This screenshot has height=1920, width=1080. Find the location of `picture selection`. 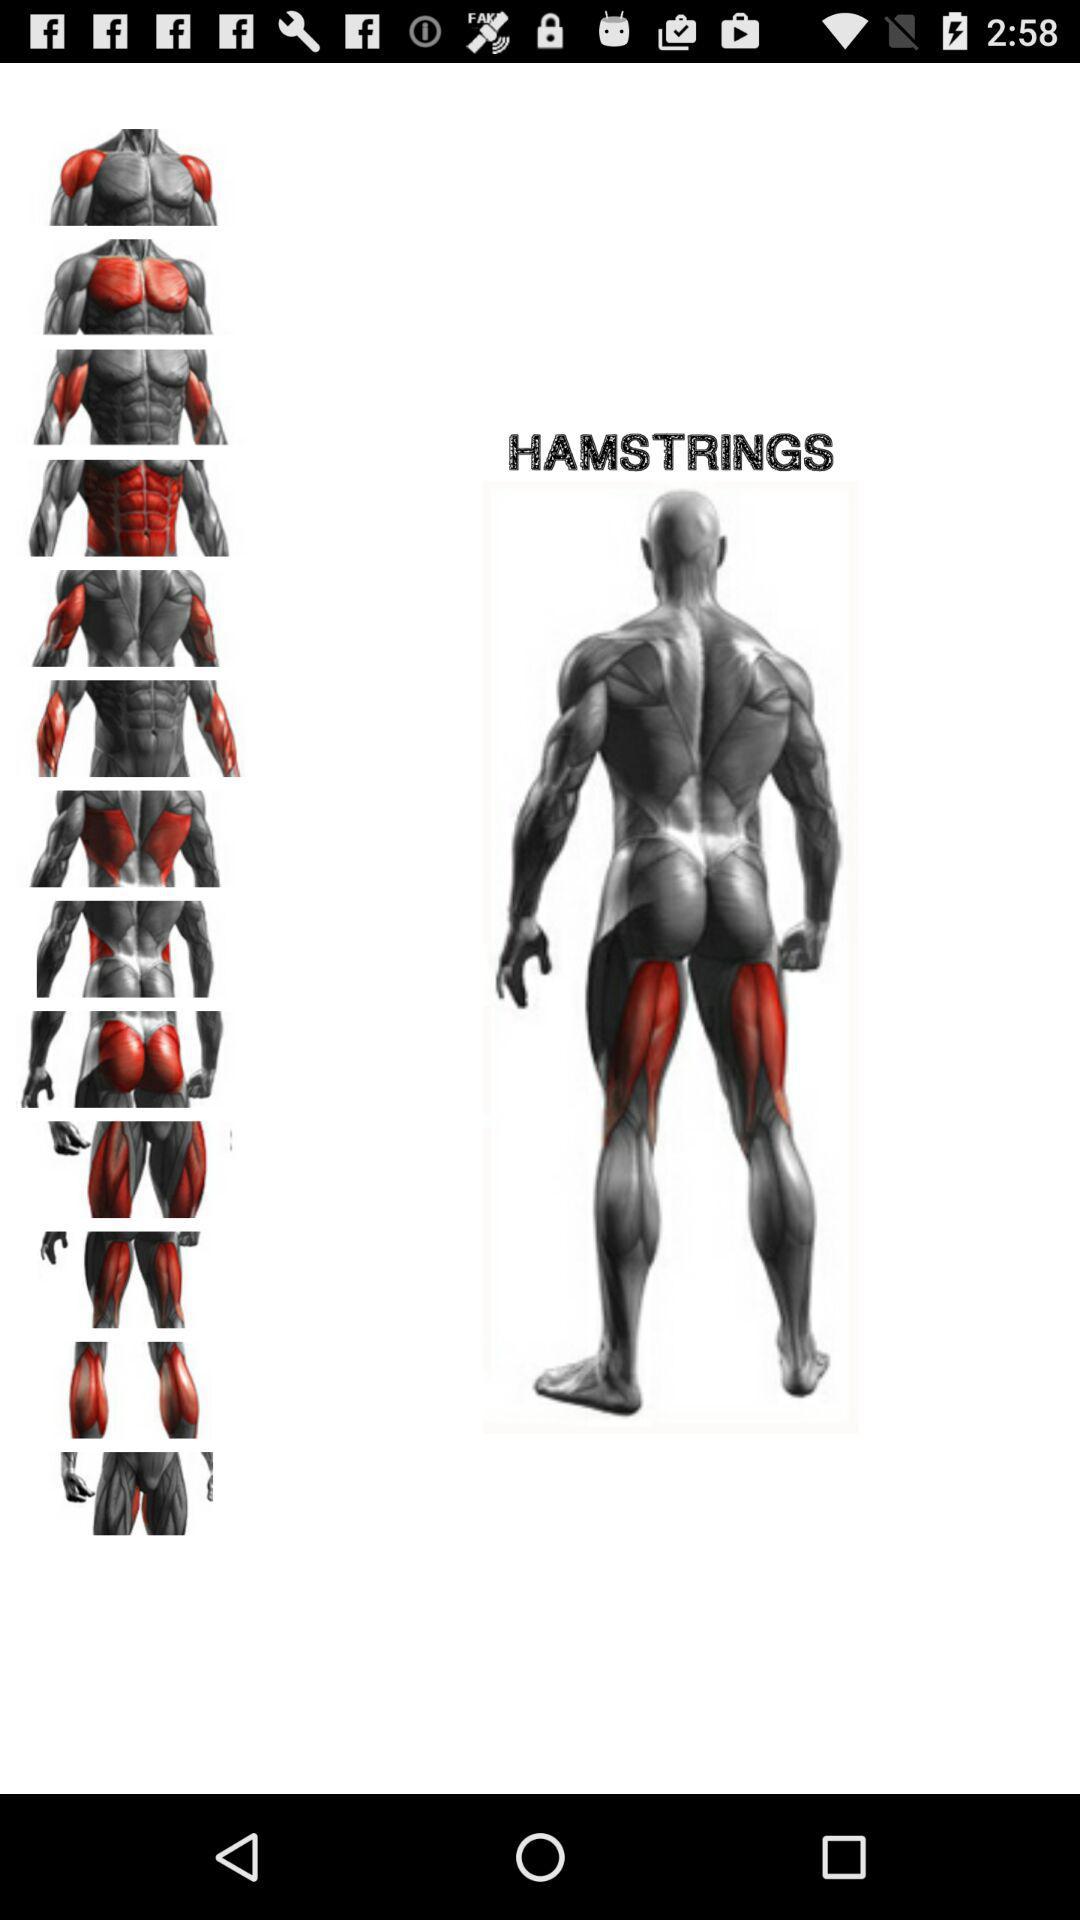

picture selection is located at coordinates (131, 170).